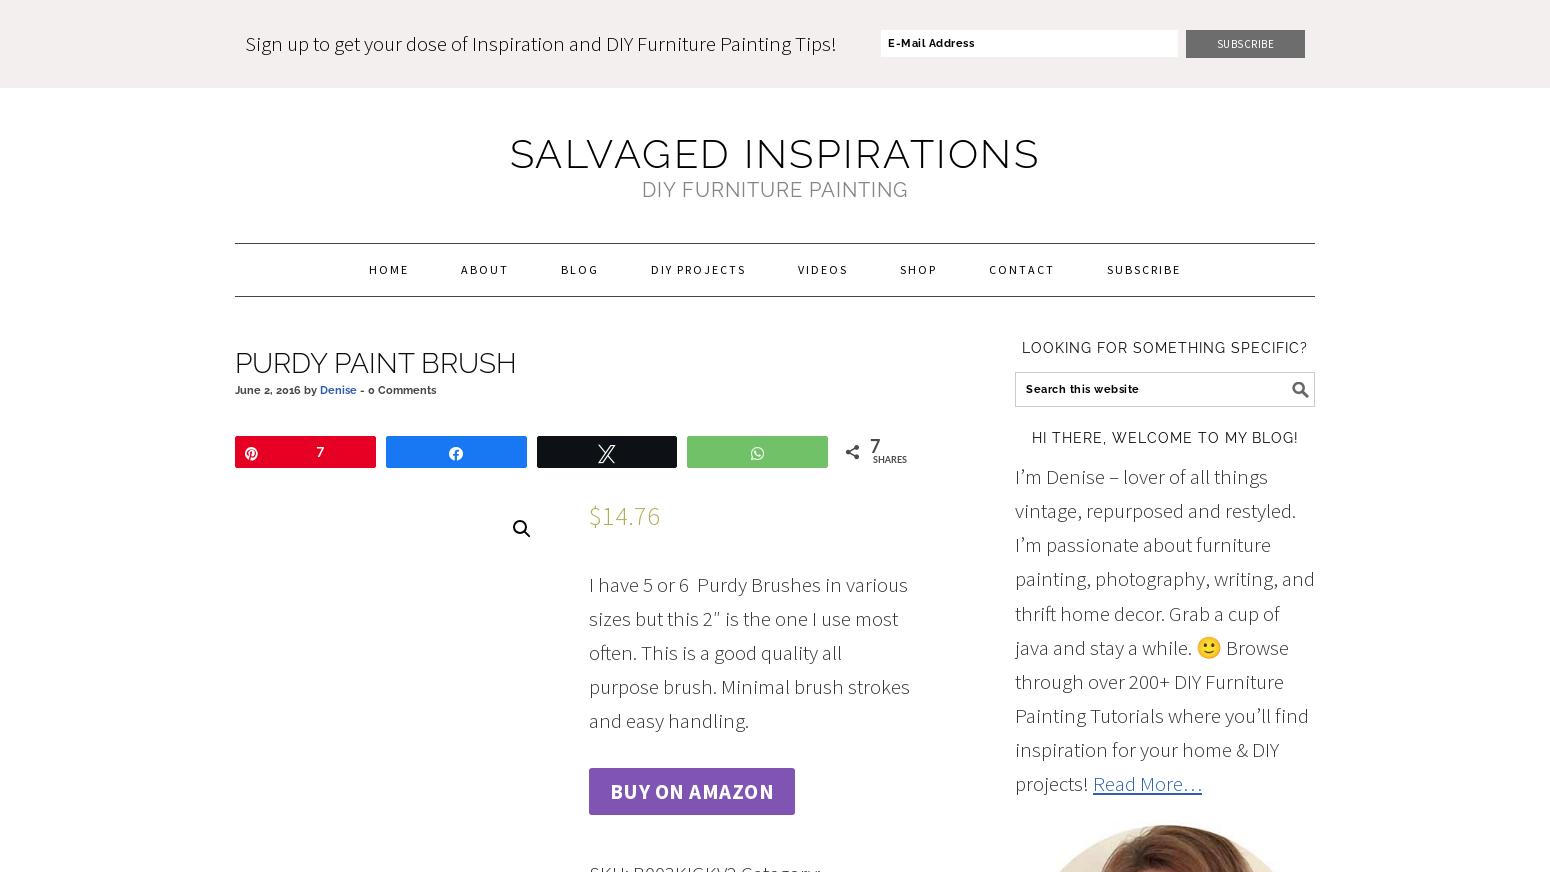  I want to click on 'DIY Projects', so click(698, 267).